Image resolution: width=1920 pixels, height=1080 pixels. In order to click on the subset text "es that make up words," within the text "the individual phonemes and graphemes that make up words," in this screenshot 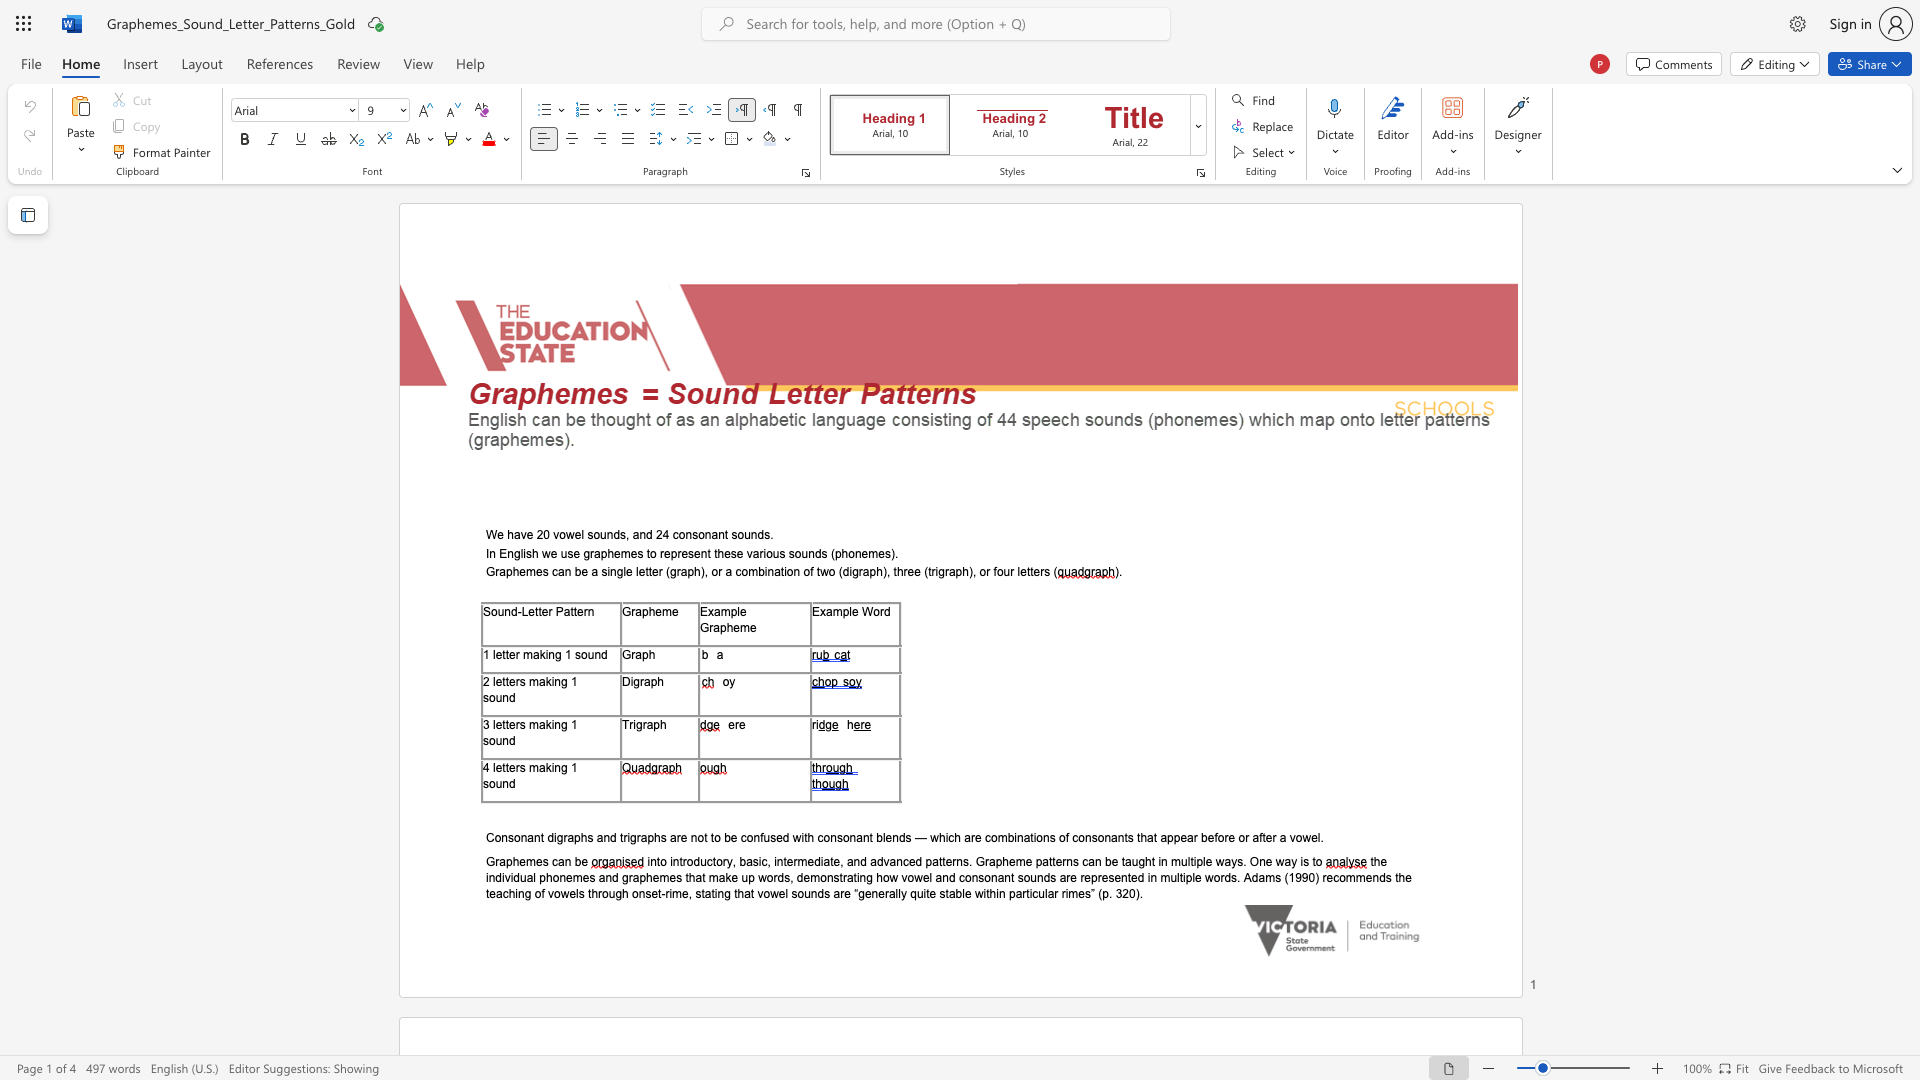, I will do `click(669, 876)`.